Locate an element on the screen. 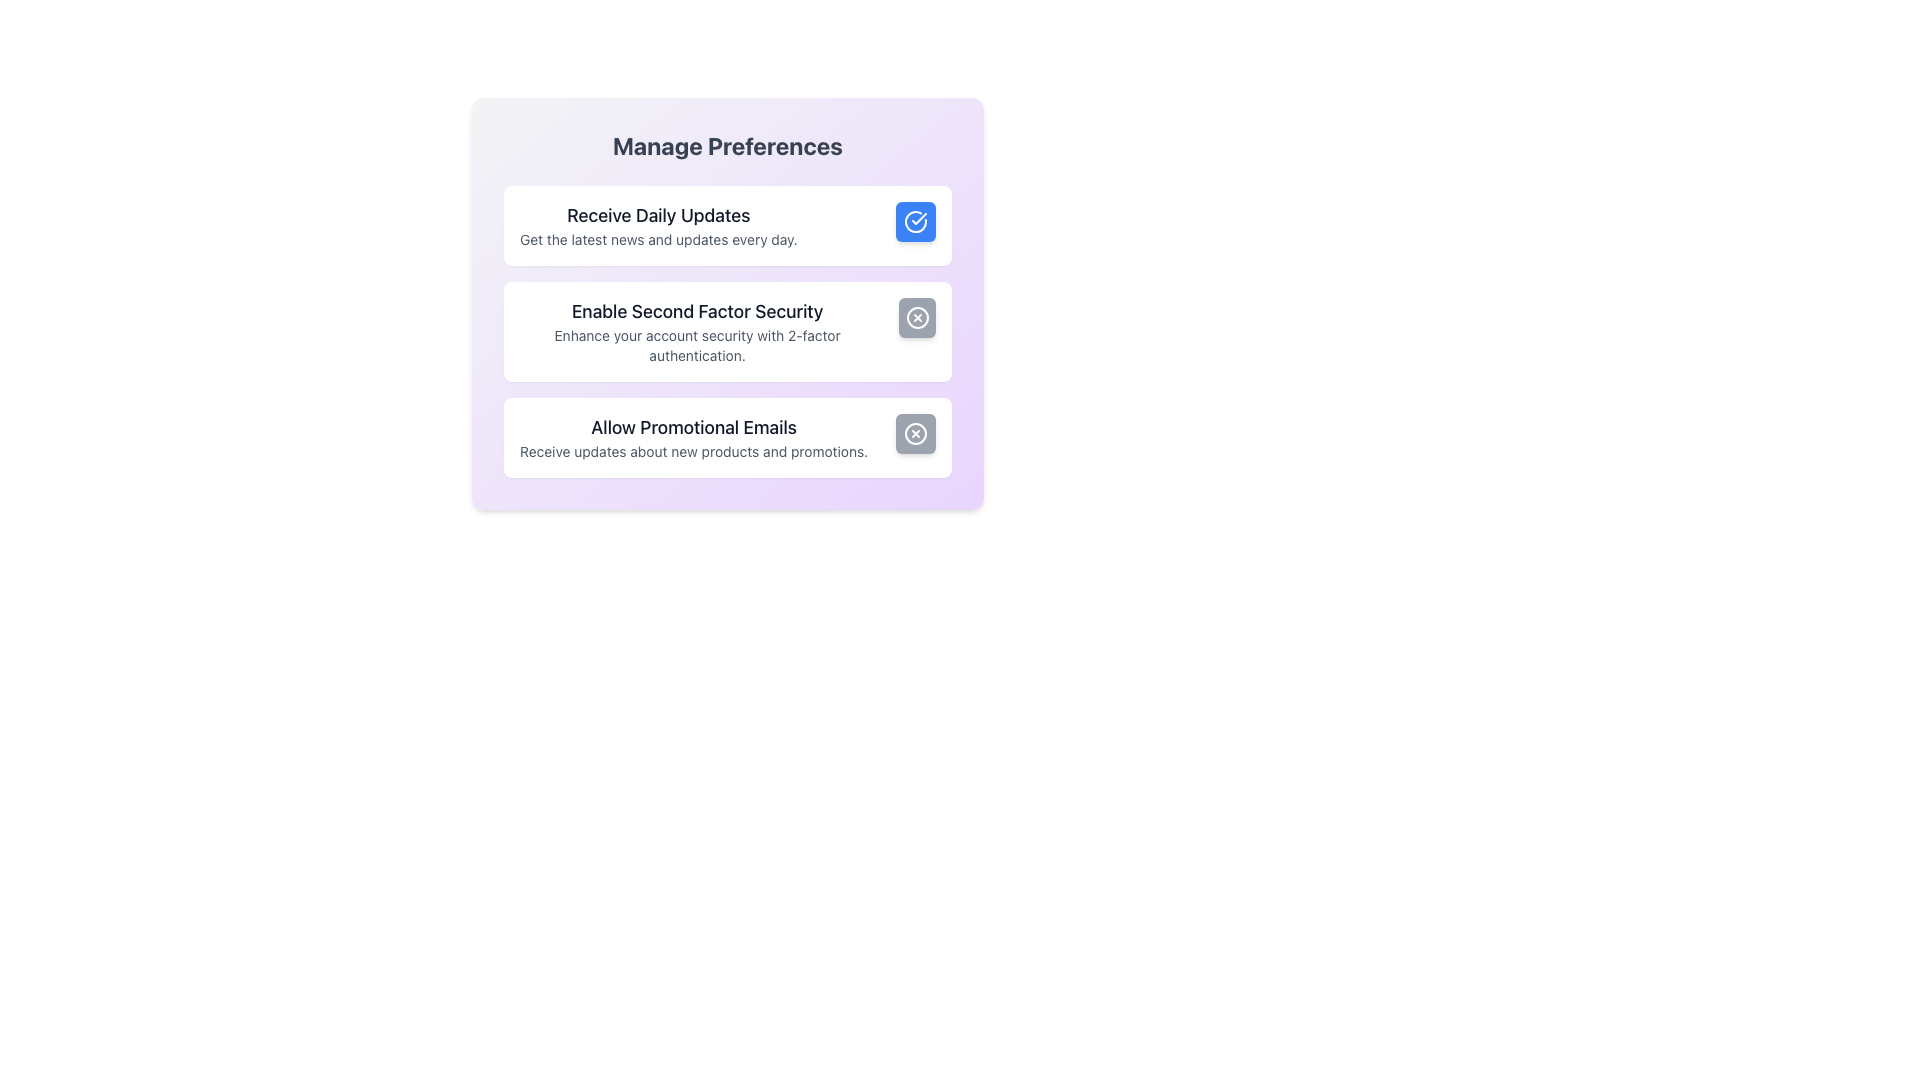 Image resolution: width=1920 pixels, height=1080 pixels. the status icon representing the 'Allow Promotional Emails' toggle located on the right side of the preference item in the settings panel to update the setting is located at coordinates (915, 433).